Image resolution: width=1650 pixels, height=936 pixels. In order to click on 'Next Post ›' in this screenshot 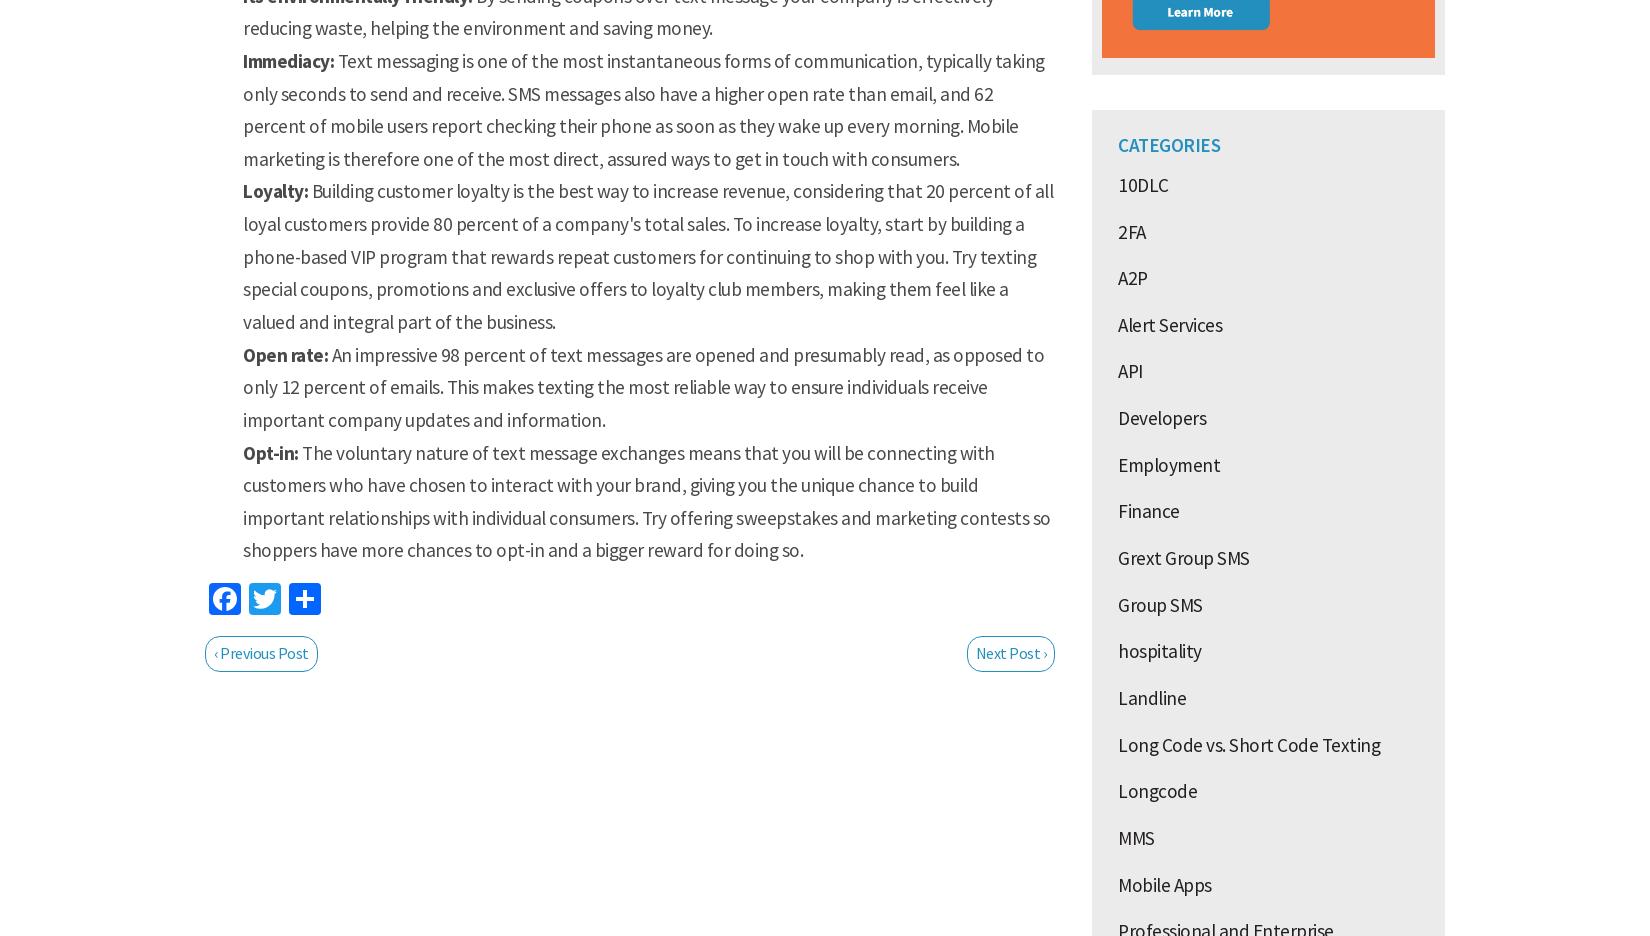, I will do `click(1010, 651)`.